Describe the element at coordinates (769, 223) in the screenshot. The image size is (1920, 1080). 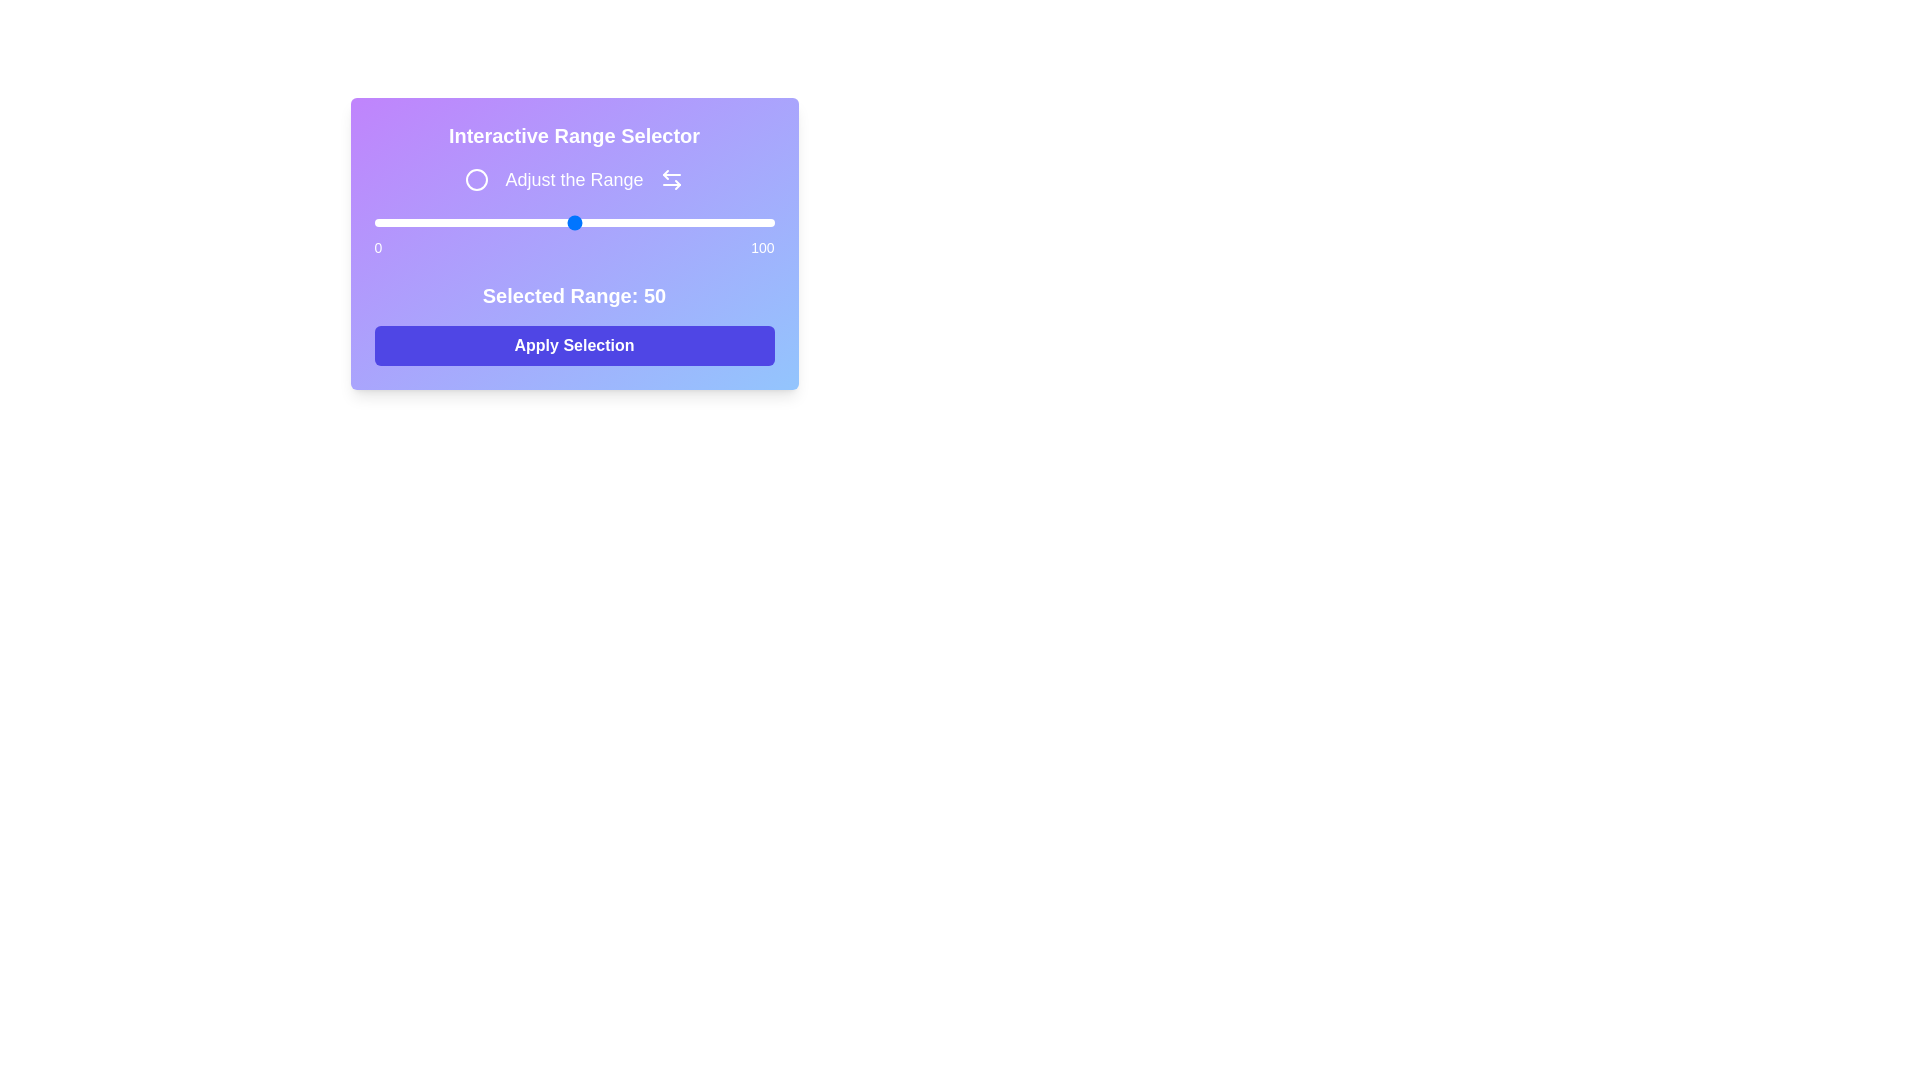
I see `the slider to set the range to 99` at that location.